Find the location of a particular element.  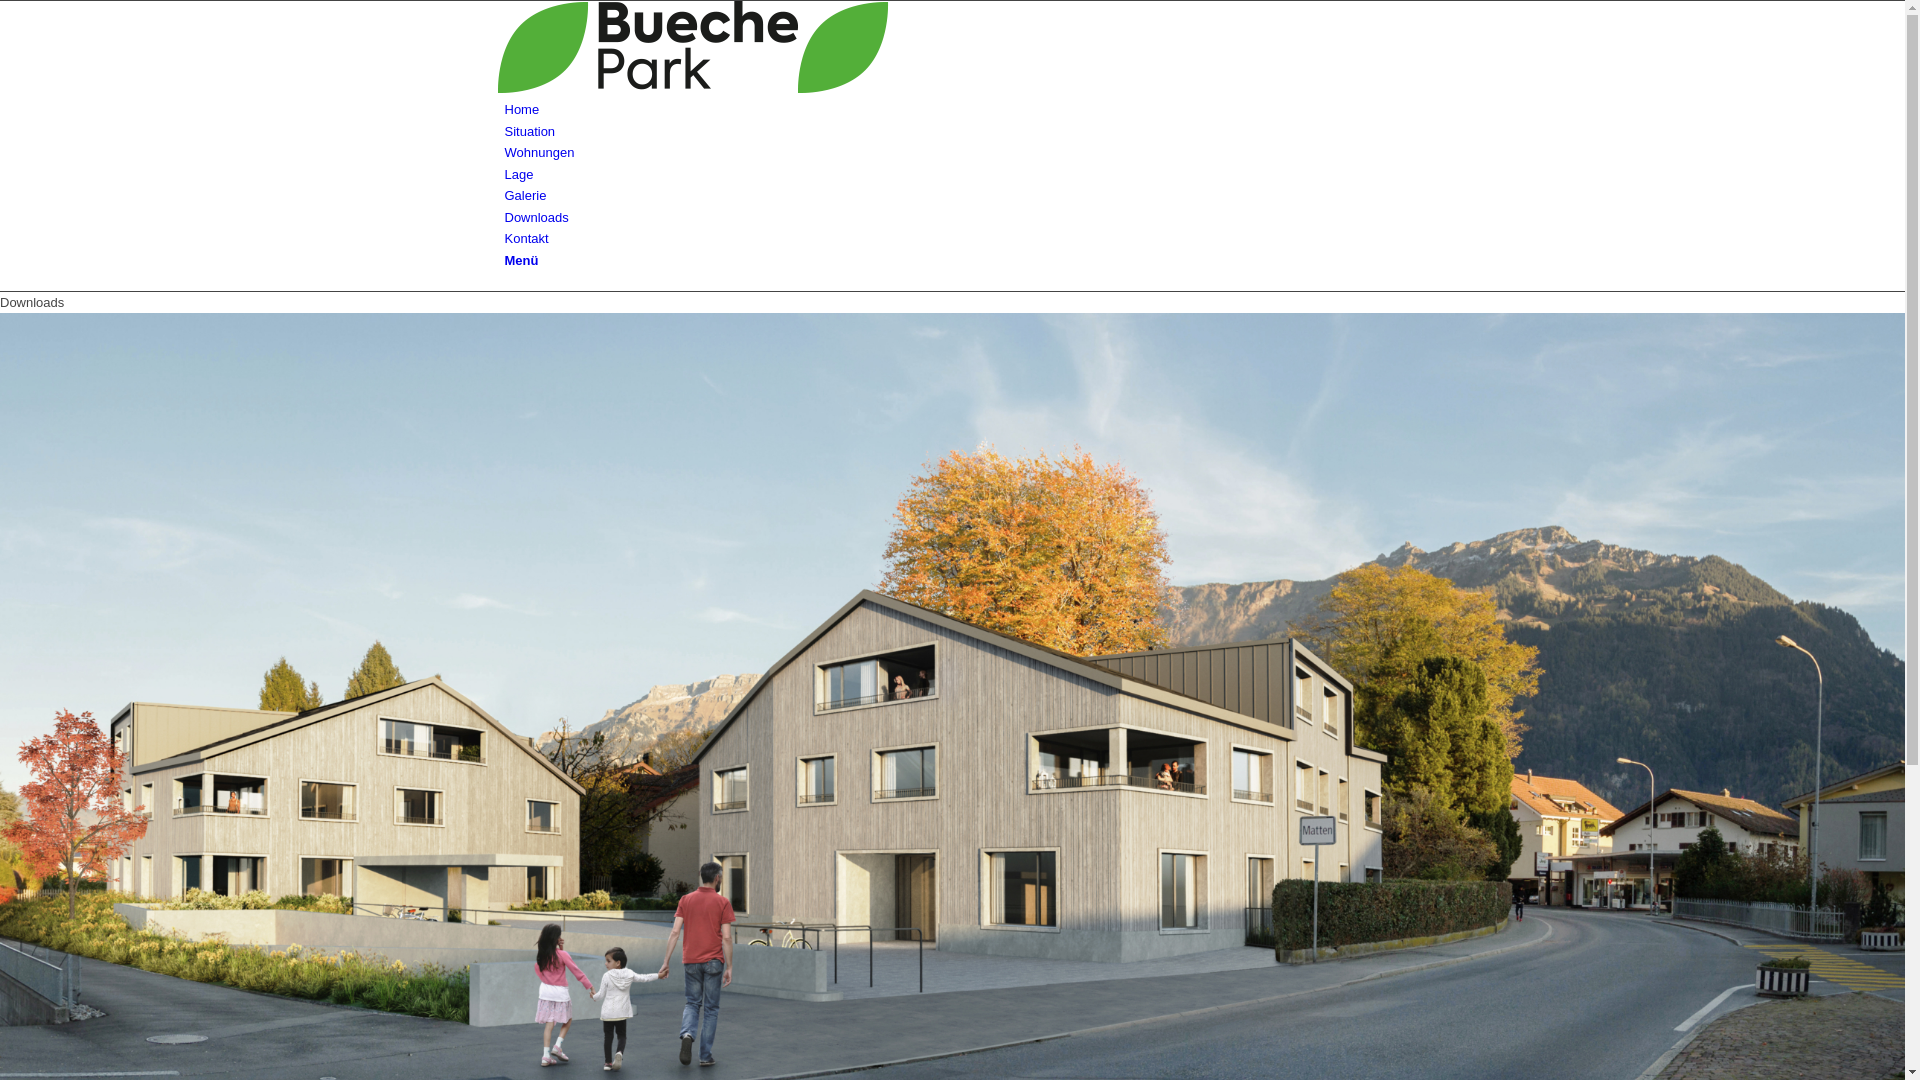

'Wohnungen' is located at coordinates (538, 151).